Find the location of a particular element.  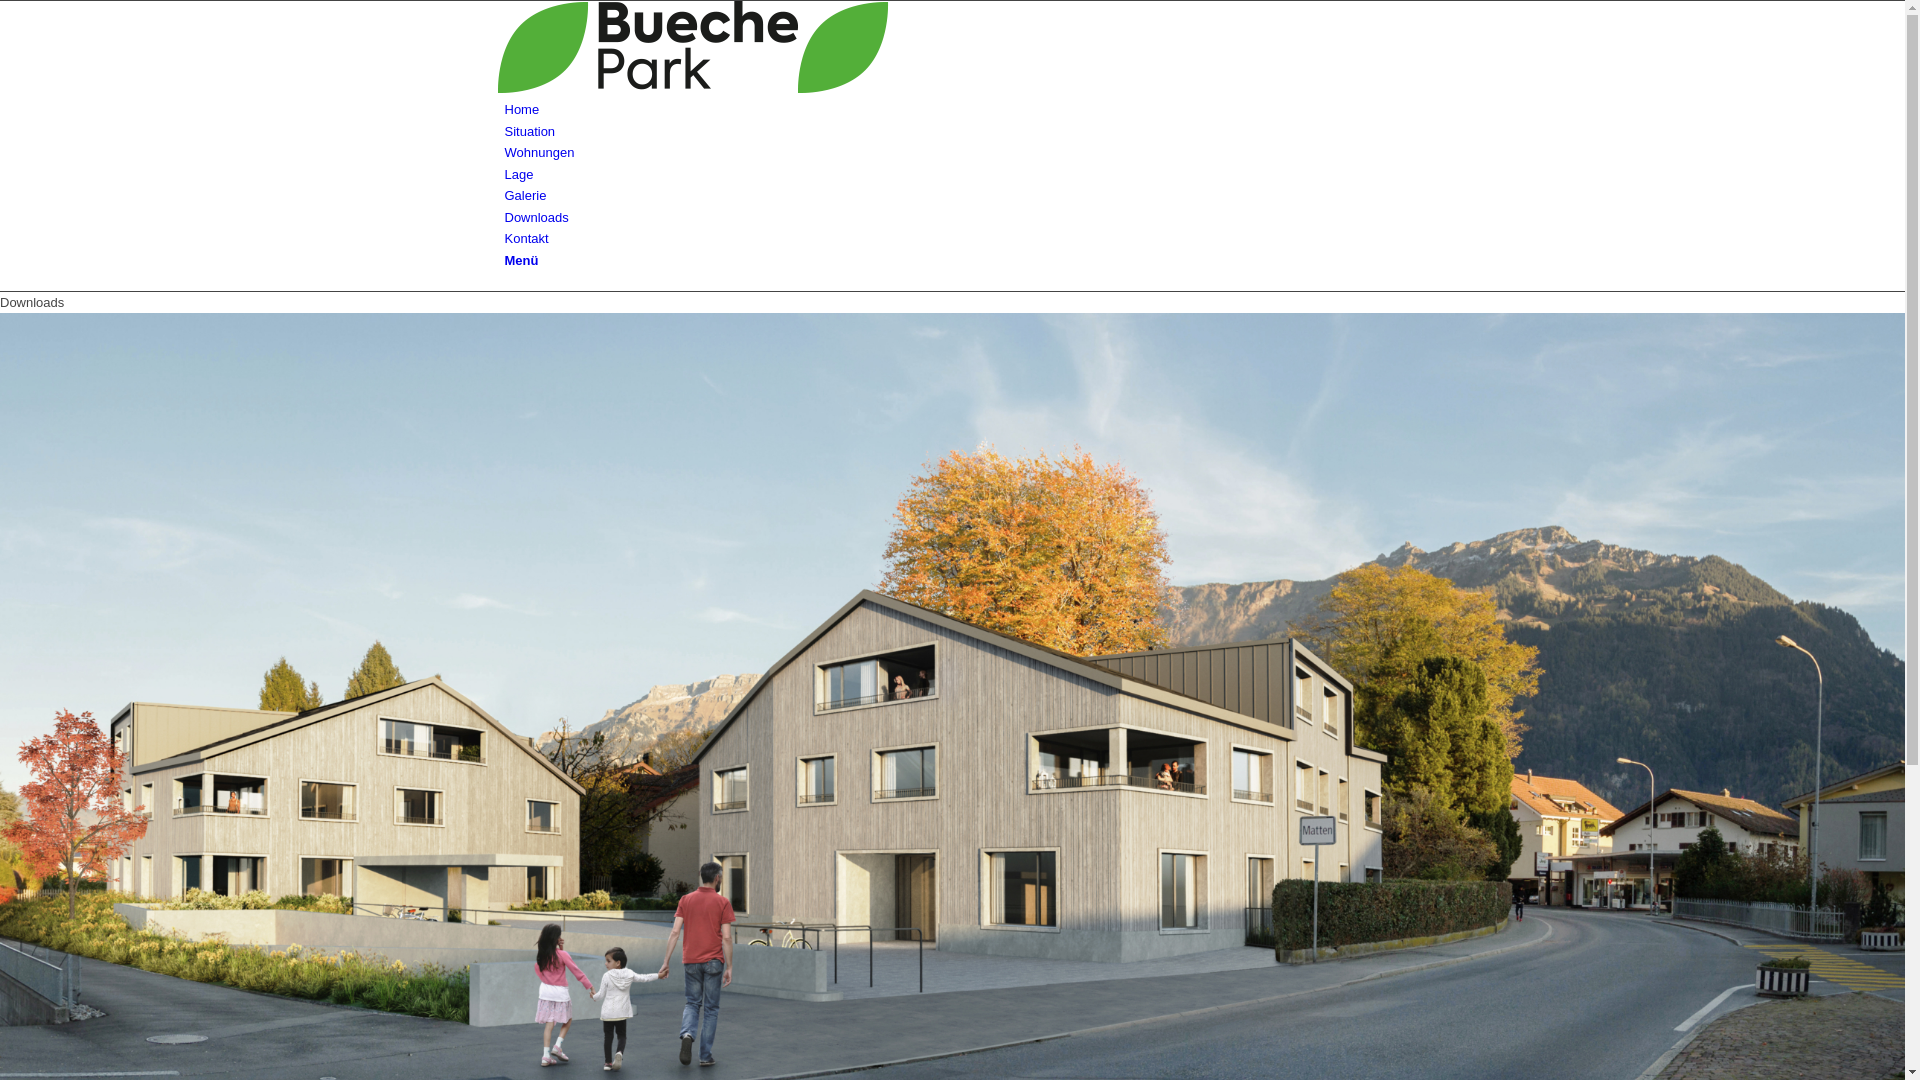

'Wohnungen' is located at coordinates (538, 151).